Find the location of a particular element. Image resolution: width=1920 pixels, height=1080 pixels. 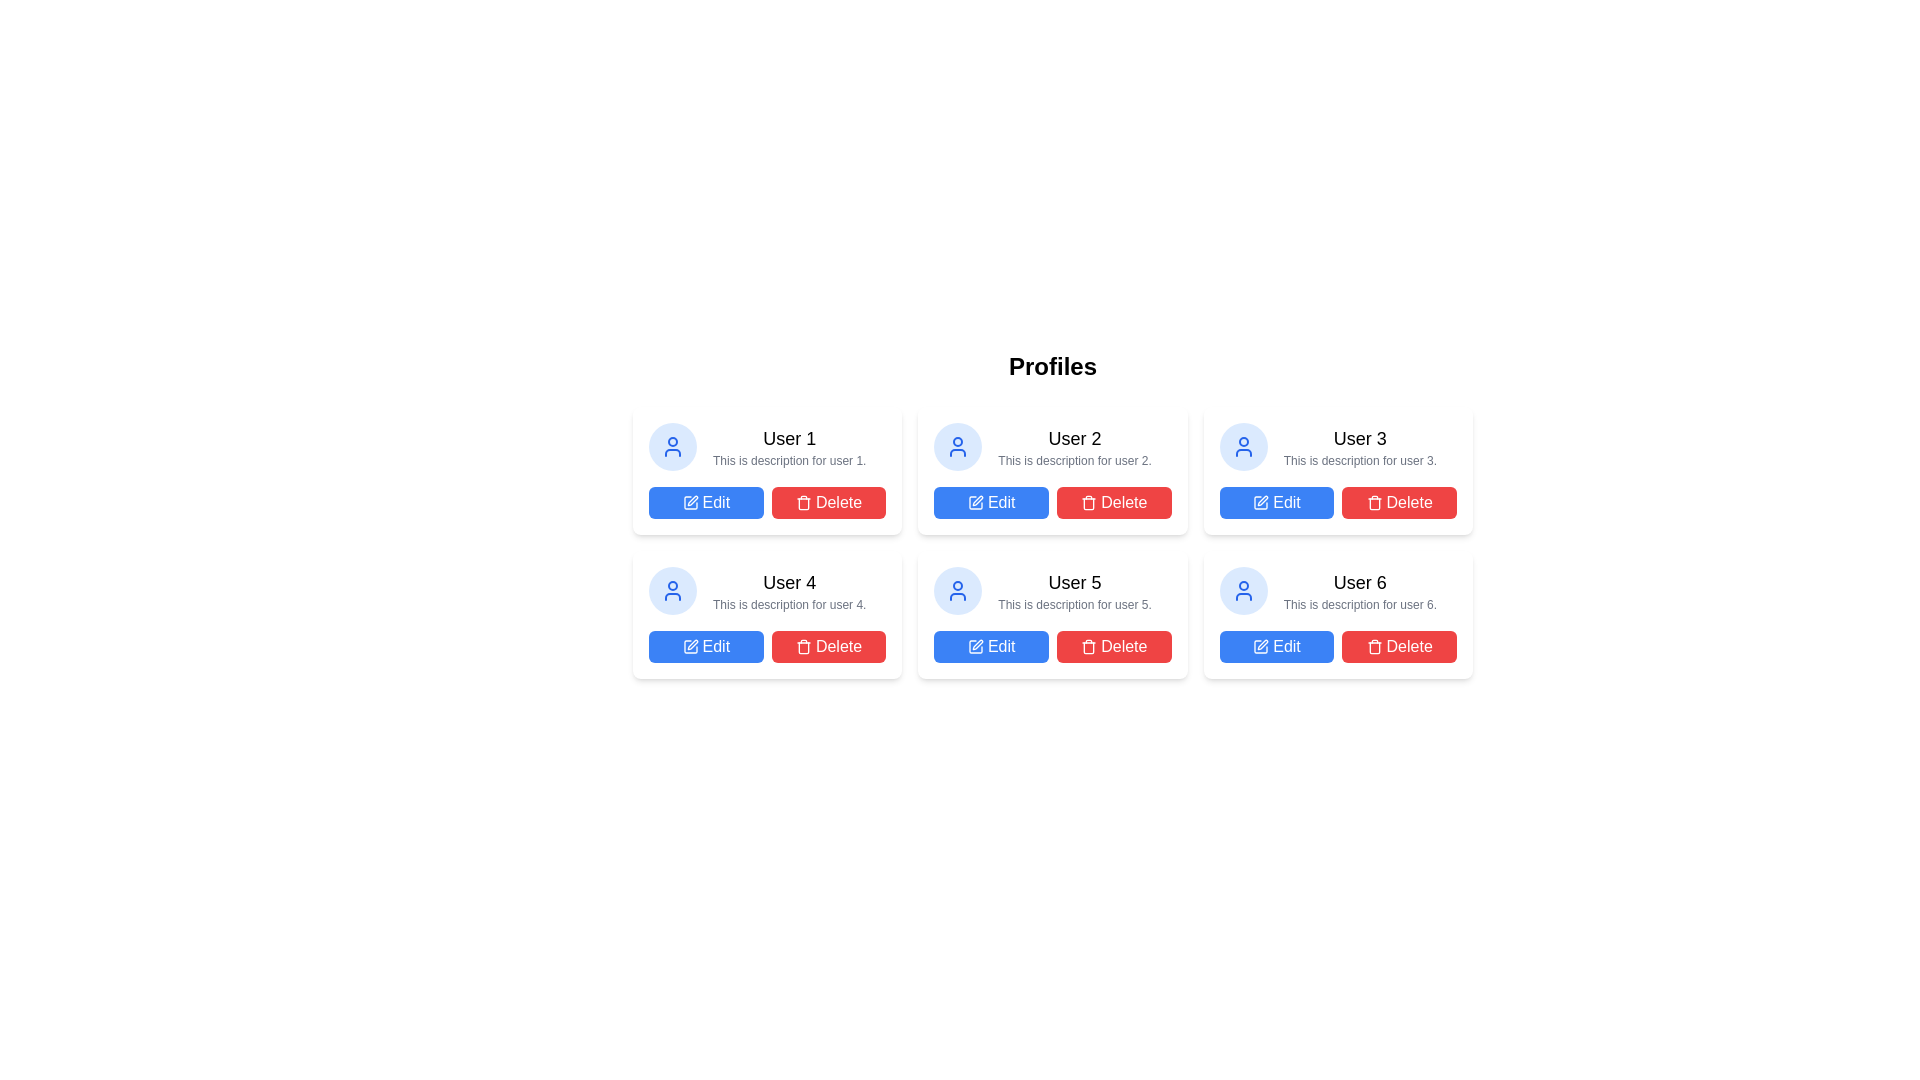

the 'User 4' label in the profile card located in the second row, first column of the grid layout is located at coordinates (788, 582).